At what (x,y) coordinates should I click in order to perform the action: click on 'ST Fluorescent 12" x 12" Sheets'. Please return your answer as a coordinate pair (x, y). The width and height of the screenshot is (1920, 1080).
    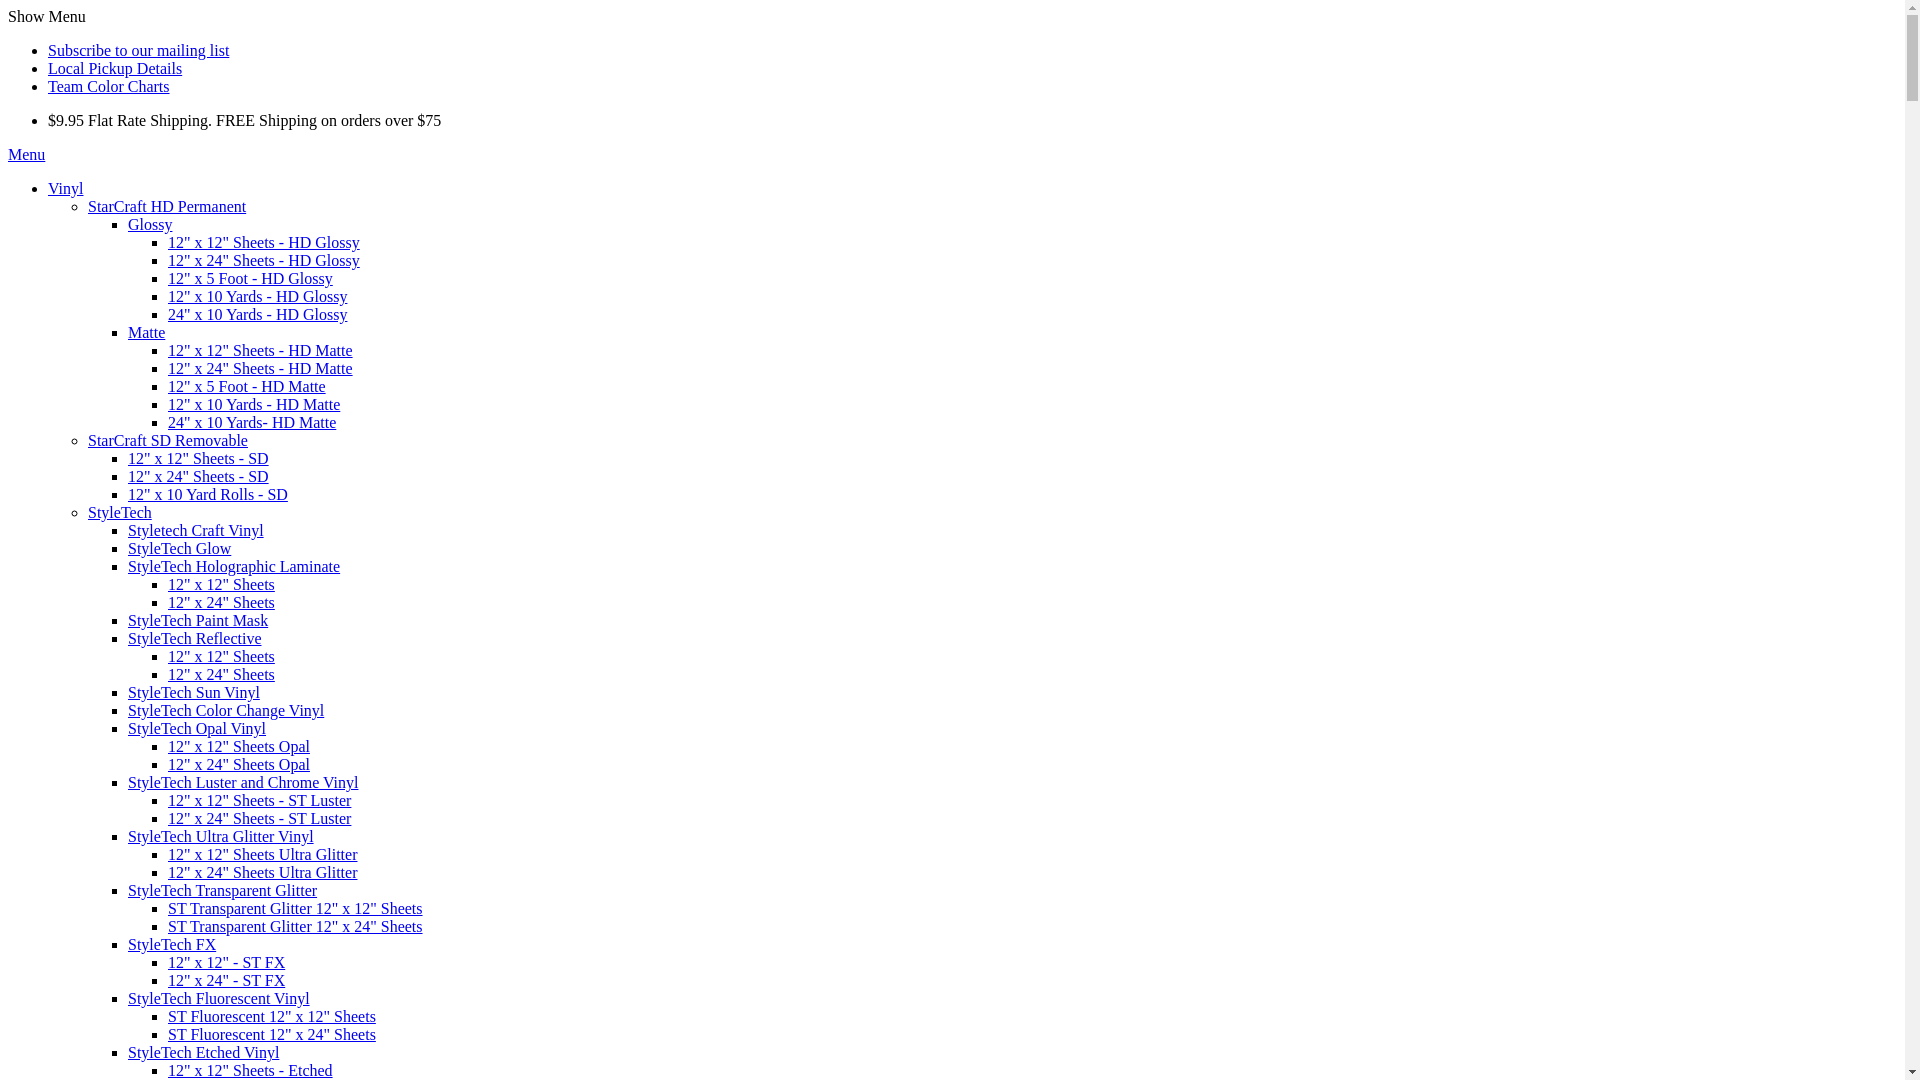
    Looking at the image, I should click on (271, 1016).